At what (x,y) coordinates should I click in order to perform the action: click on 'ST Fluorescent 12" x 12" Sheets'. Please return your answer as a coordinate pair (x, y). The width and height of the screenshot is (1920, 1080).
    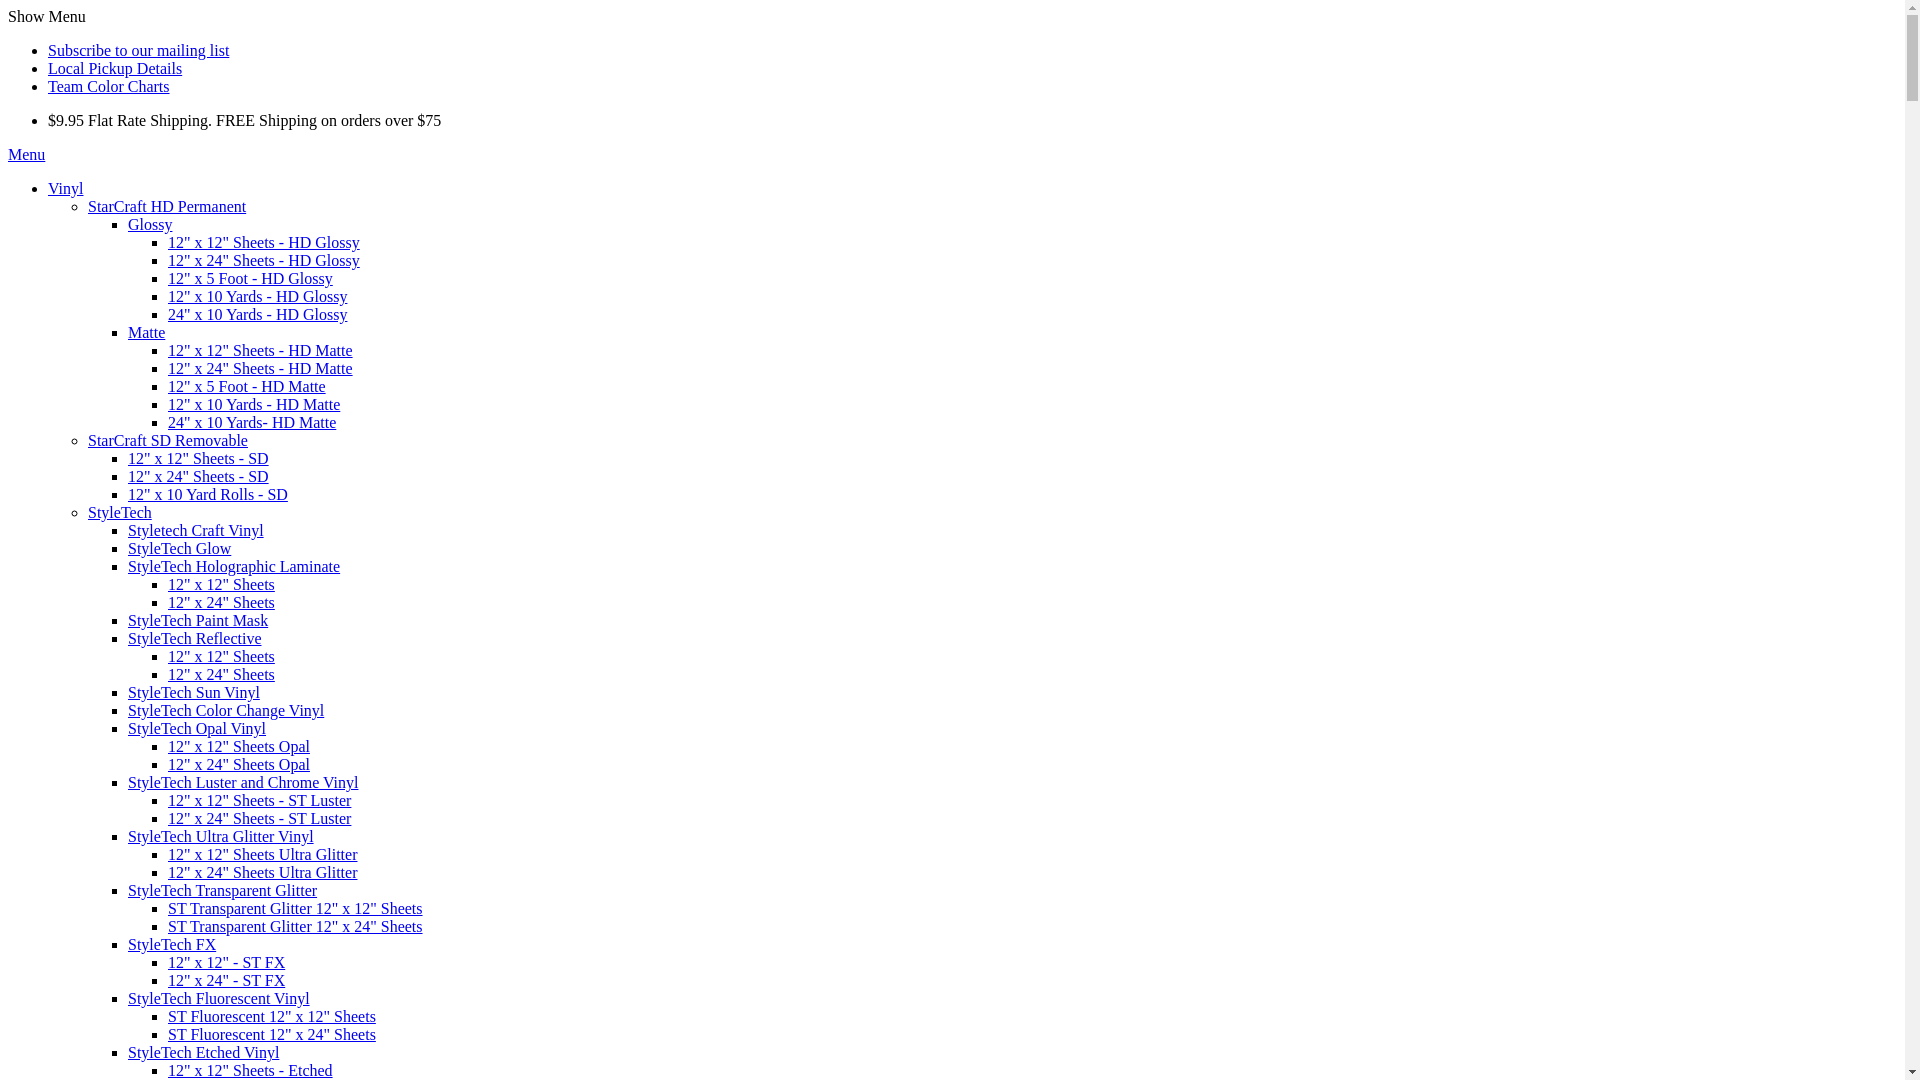
    Looking at the image, I should click on (271, 1016).